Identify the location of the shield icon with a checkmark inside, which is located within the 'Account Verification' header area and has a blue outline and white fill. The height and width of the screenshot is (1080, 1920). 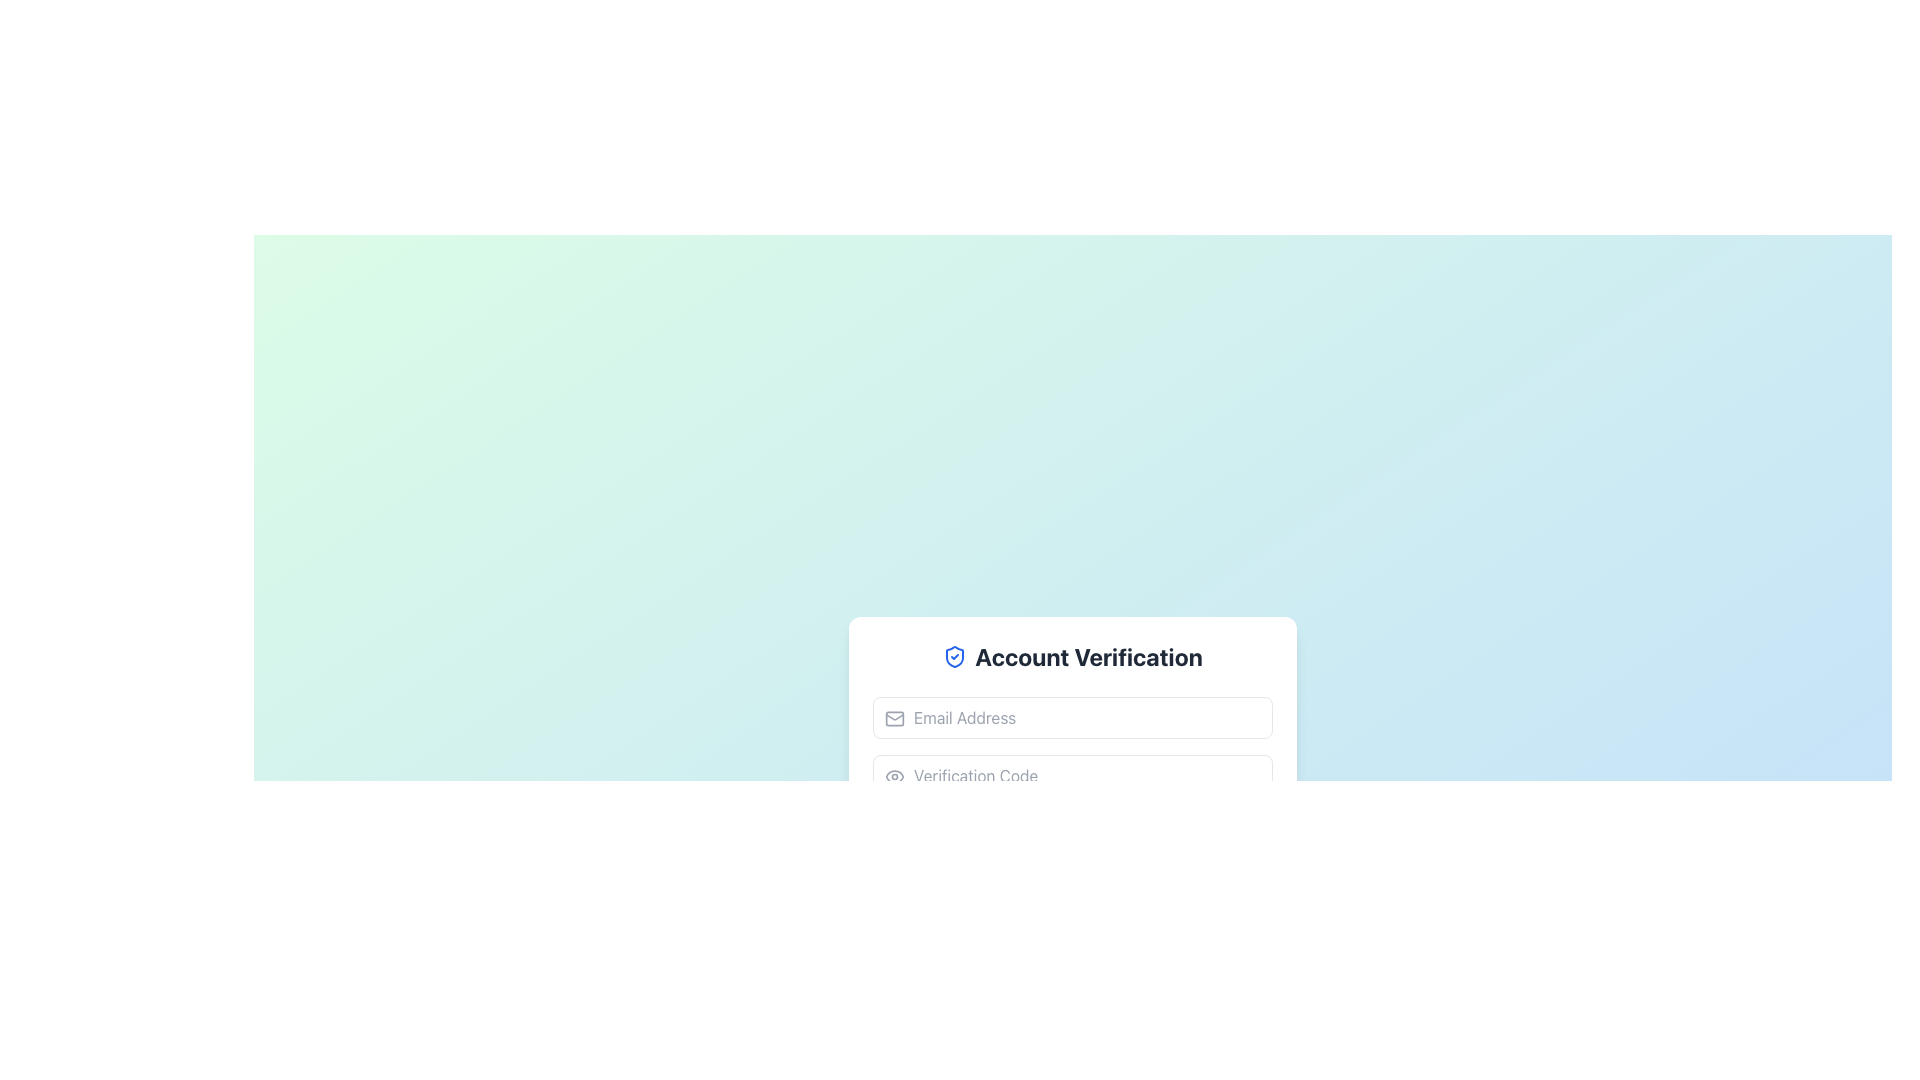
(954, 656).